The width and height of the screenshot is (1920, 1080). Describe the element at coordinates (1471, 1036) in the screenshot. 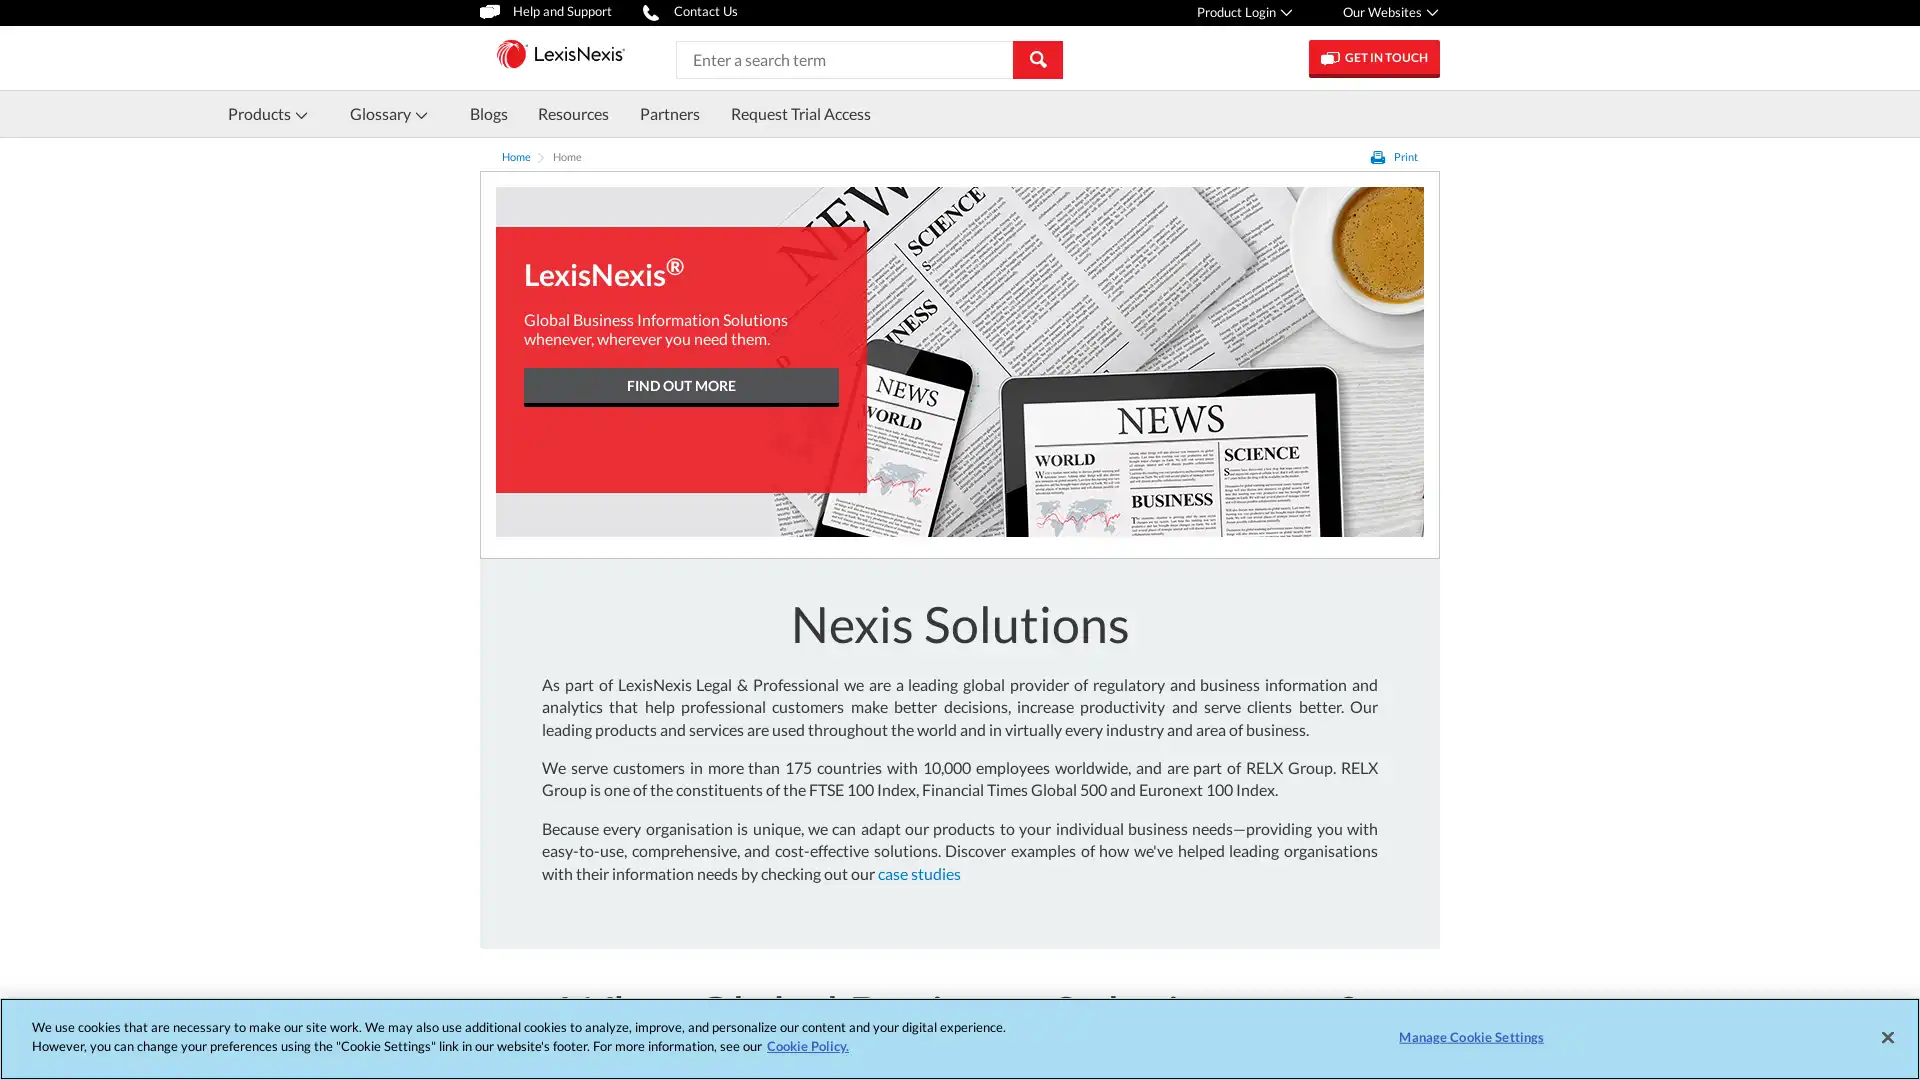

I see `Manage Cookie Settings` at that location.